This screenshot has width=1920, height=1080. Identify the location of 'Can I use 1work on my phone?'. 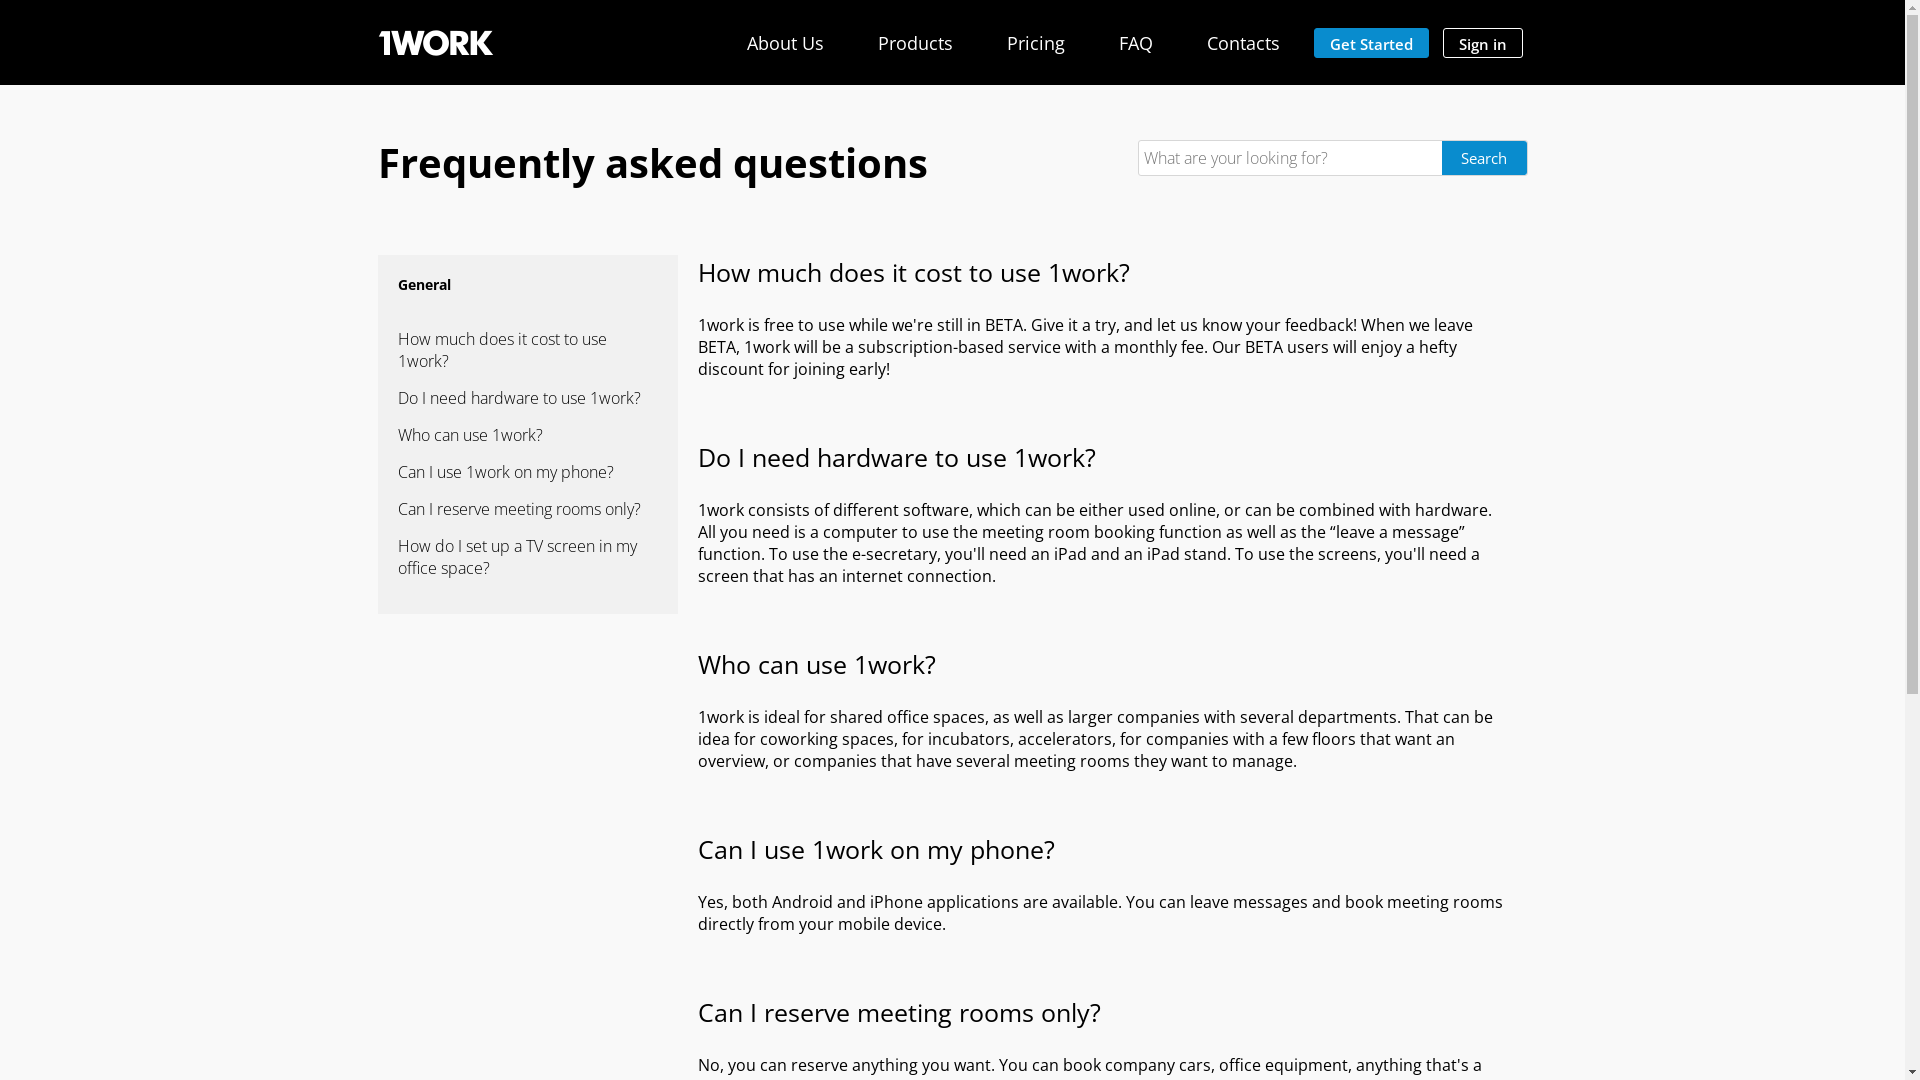
(398, 471).